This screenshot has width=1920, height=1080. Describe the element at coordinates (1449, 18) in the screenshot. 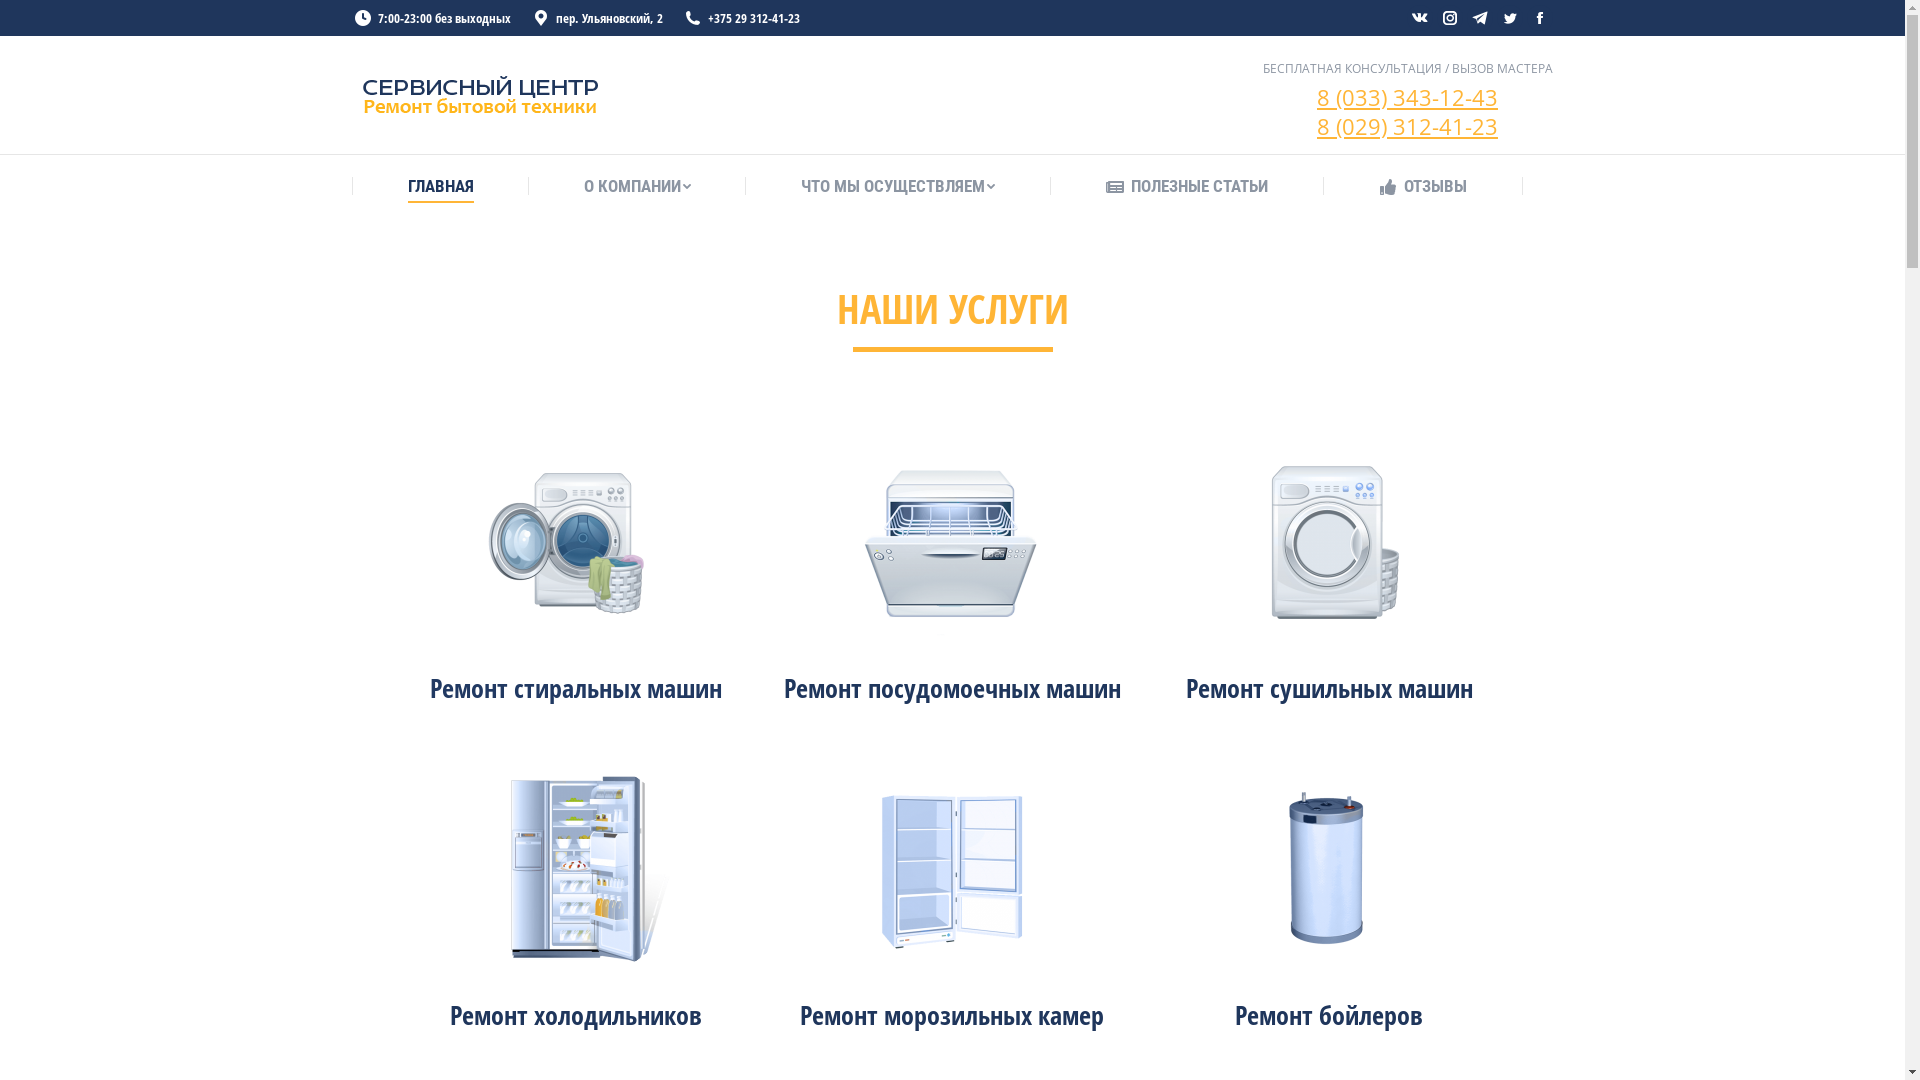

I see `'Instagram page opens in new window'` at that location.